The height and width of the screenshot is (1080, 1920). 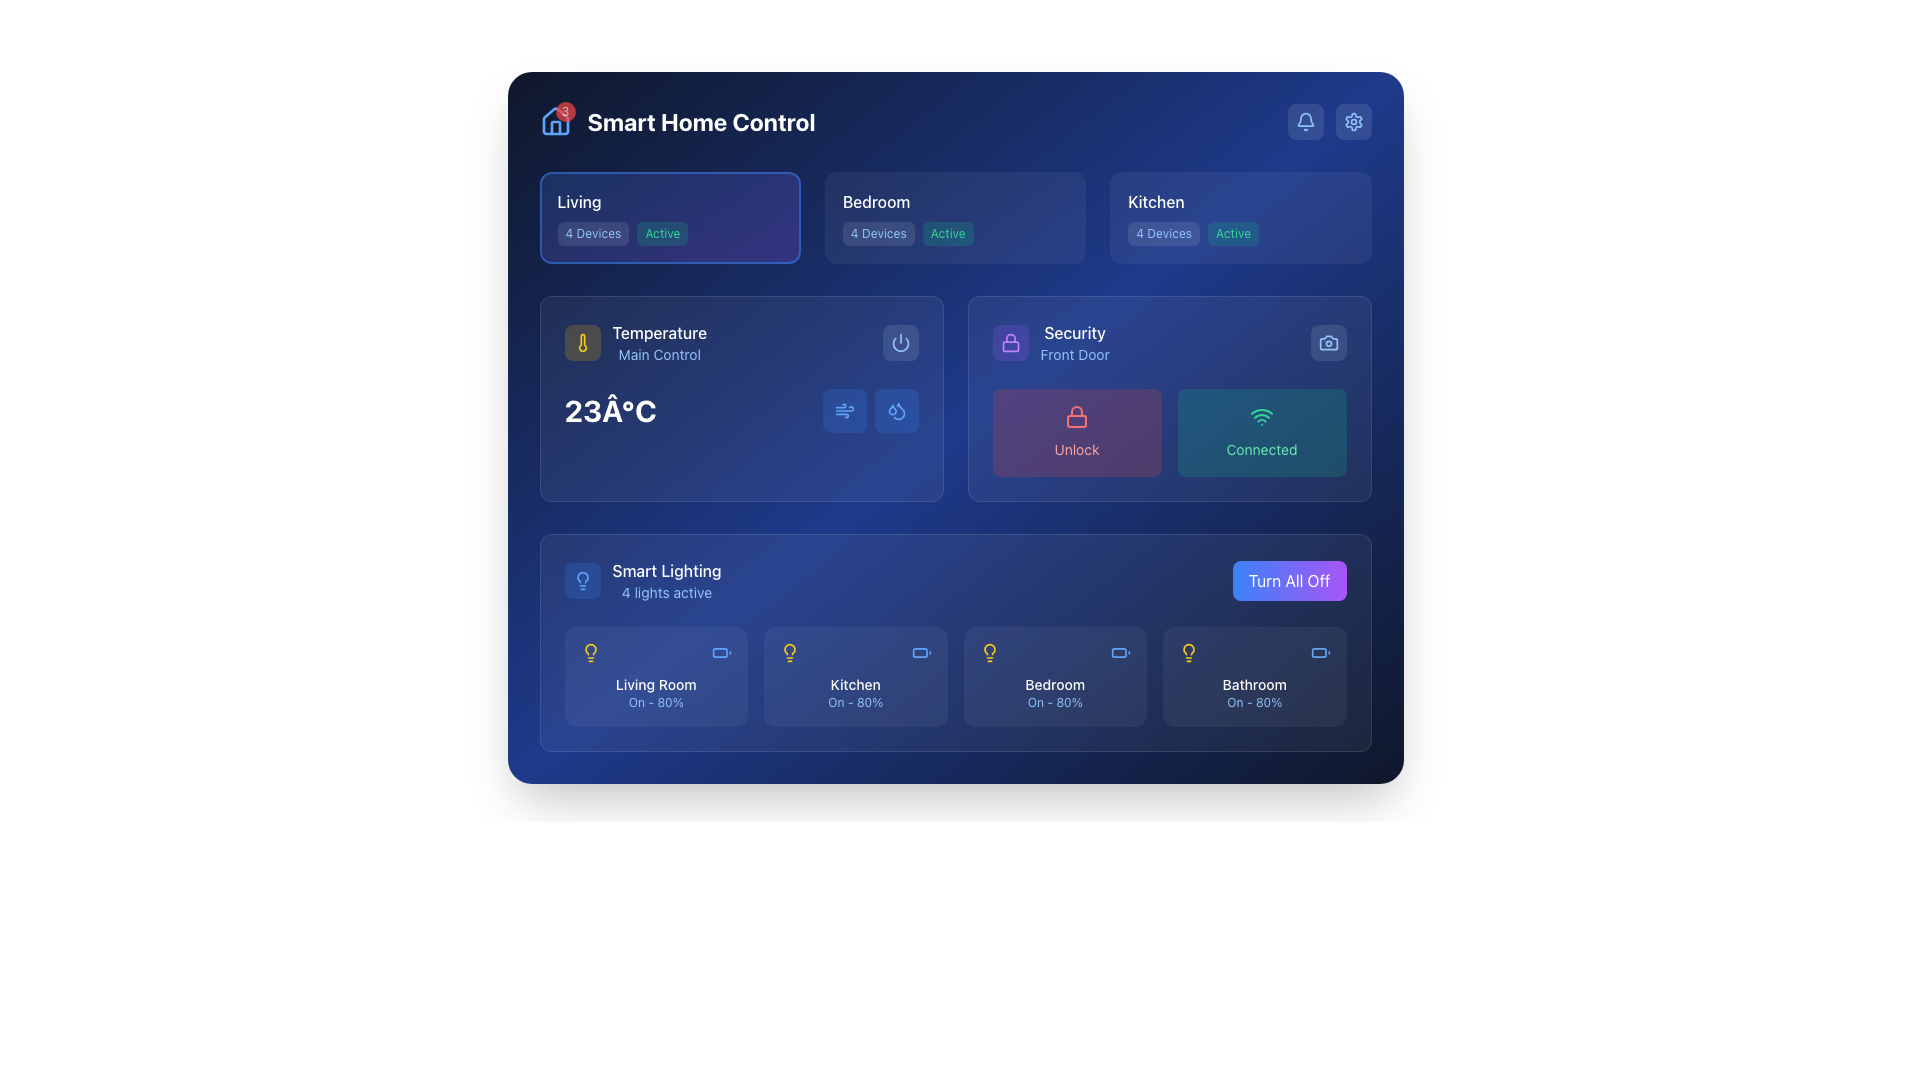 What do you see at coordinates (1353, 122) in the screenshot?
I see `the gear-shaped icon button located in the top-right corner of the interface` at bounding box center [1353, 122].